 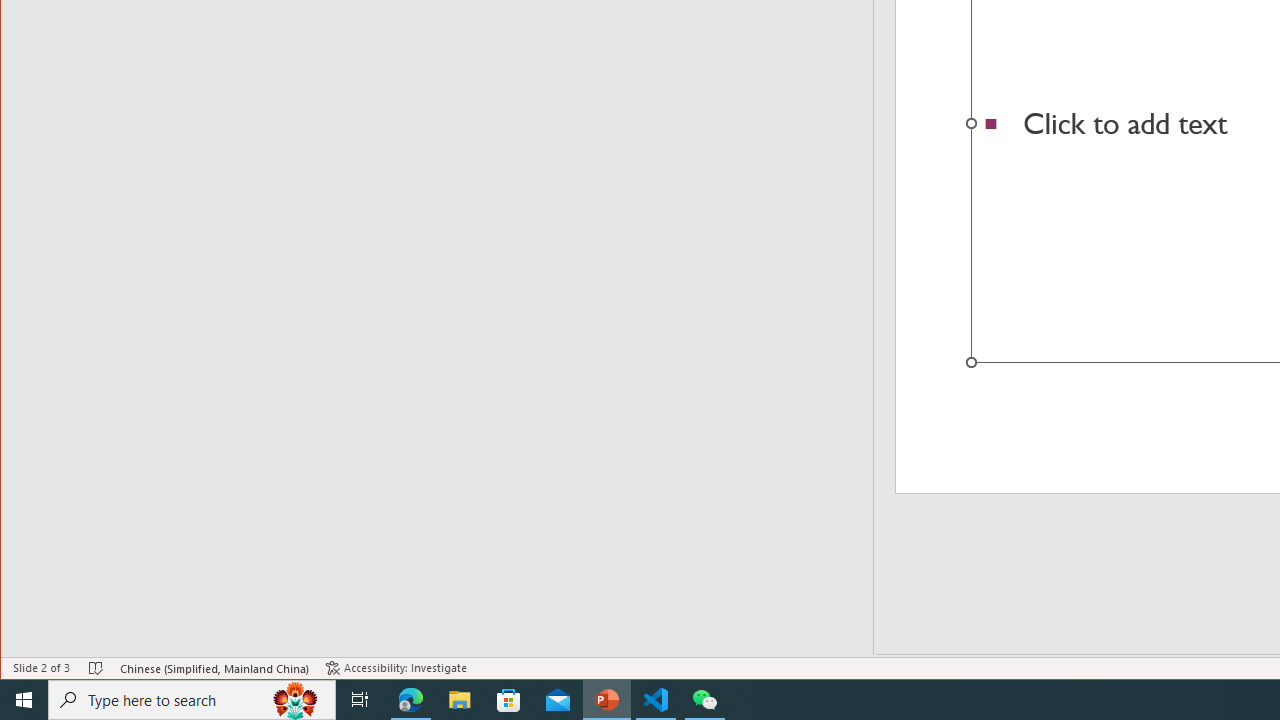 I want to click on 'File Explorer', so click(x=459, y=698).